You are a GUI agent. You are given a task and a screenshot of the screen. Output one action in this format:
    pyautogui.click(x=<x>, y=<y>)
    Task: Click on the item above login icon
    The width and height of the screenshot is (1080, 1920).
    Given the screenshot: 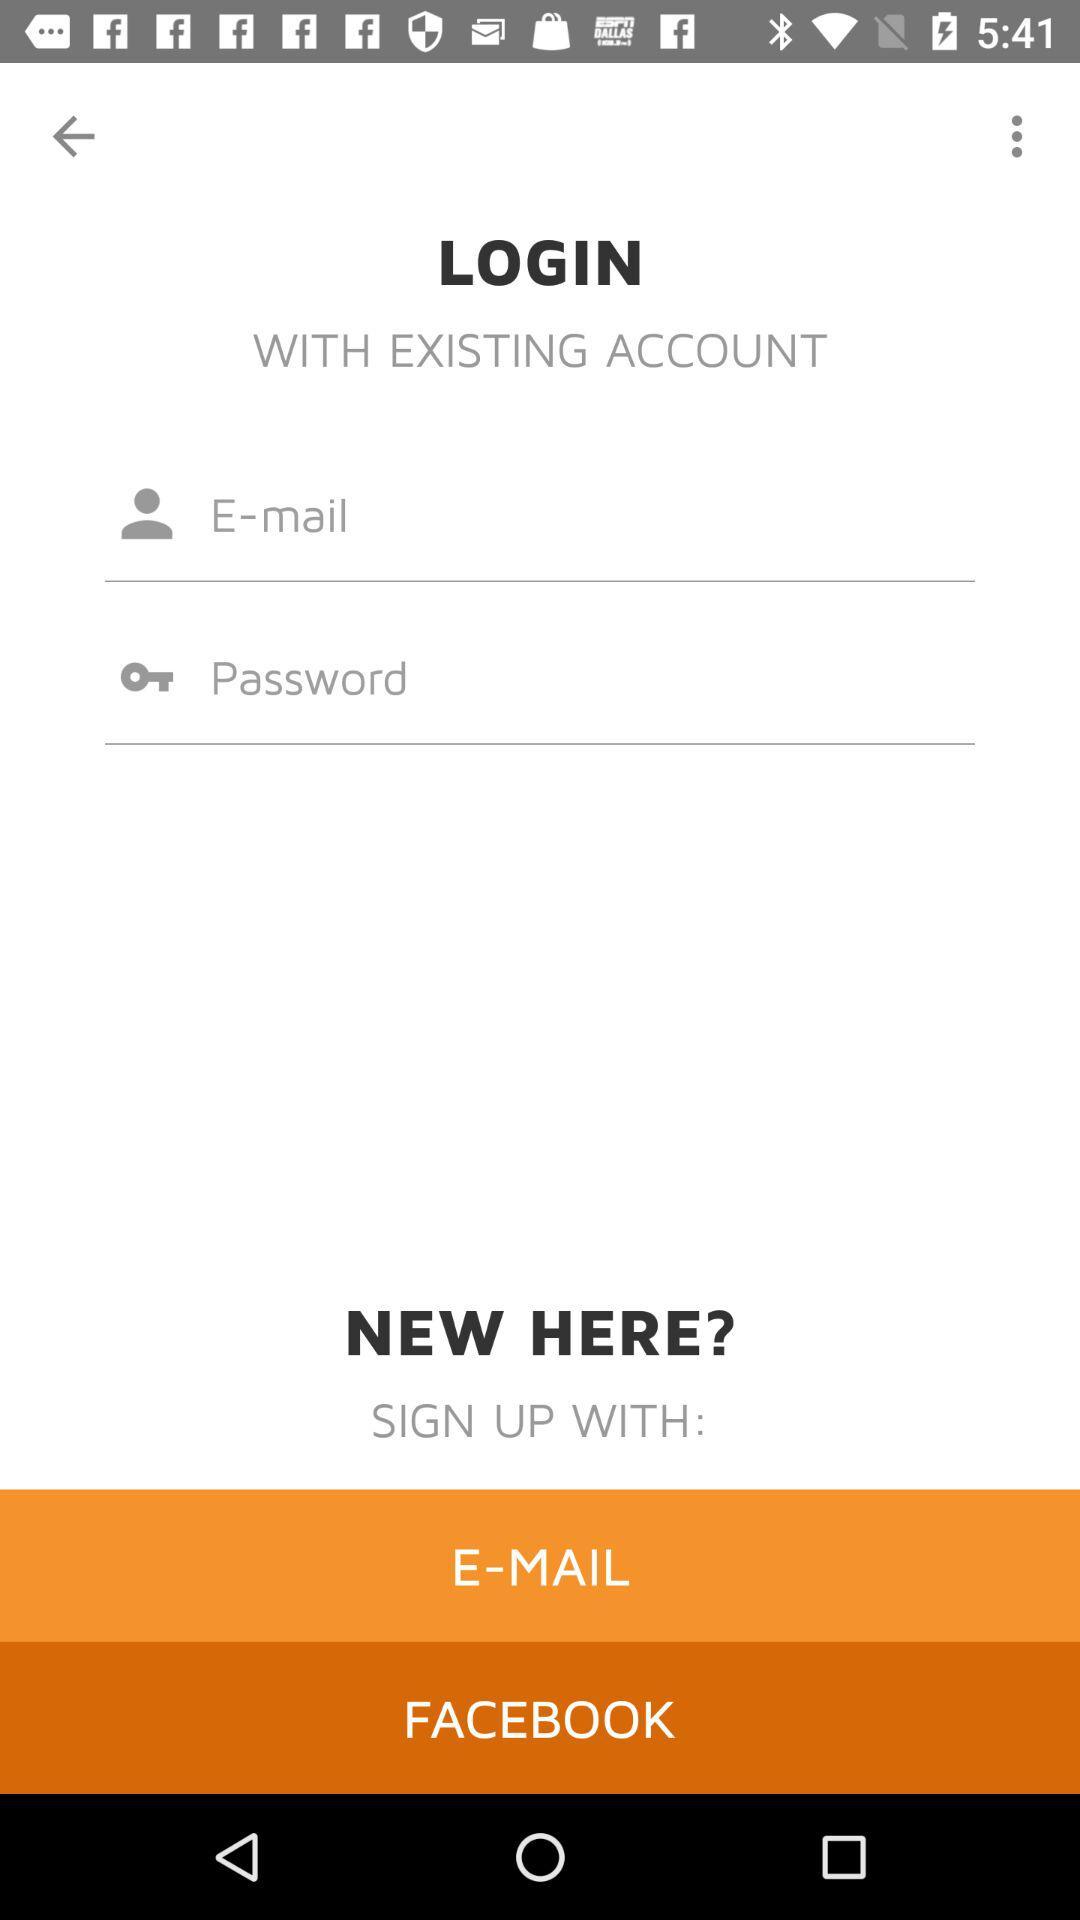 What is the action you would take?
    pyautogui.click(x=1017, y=135)
    